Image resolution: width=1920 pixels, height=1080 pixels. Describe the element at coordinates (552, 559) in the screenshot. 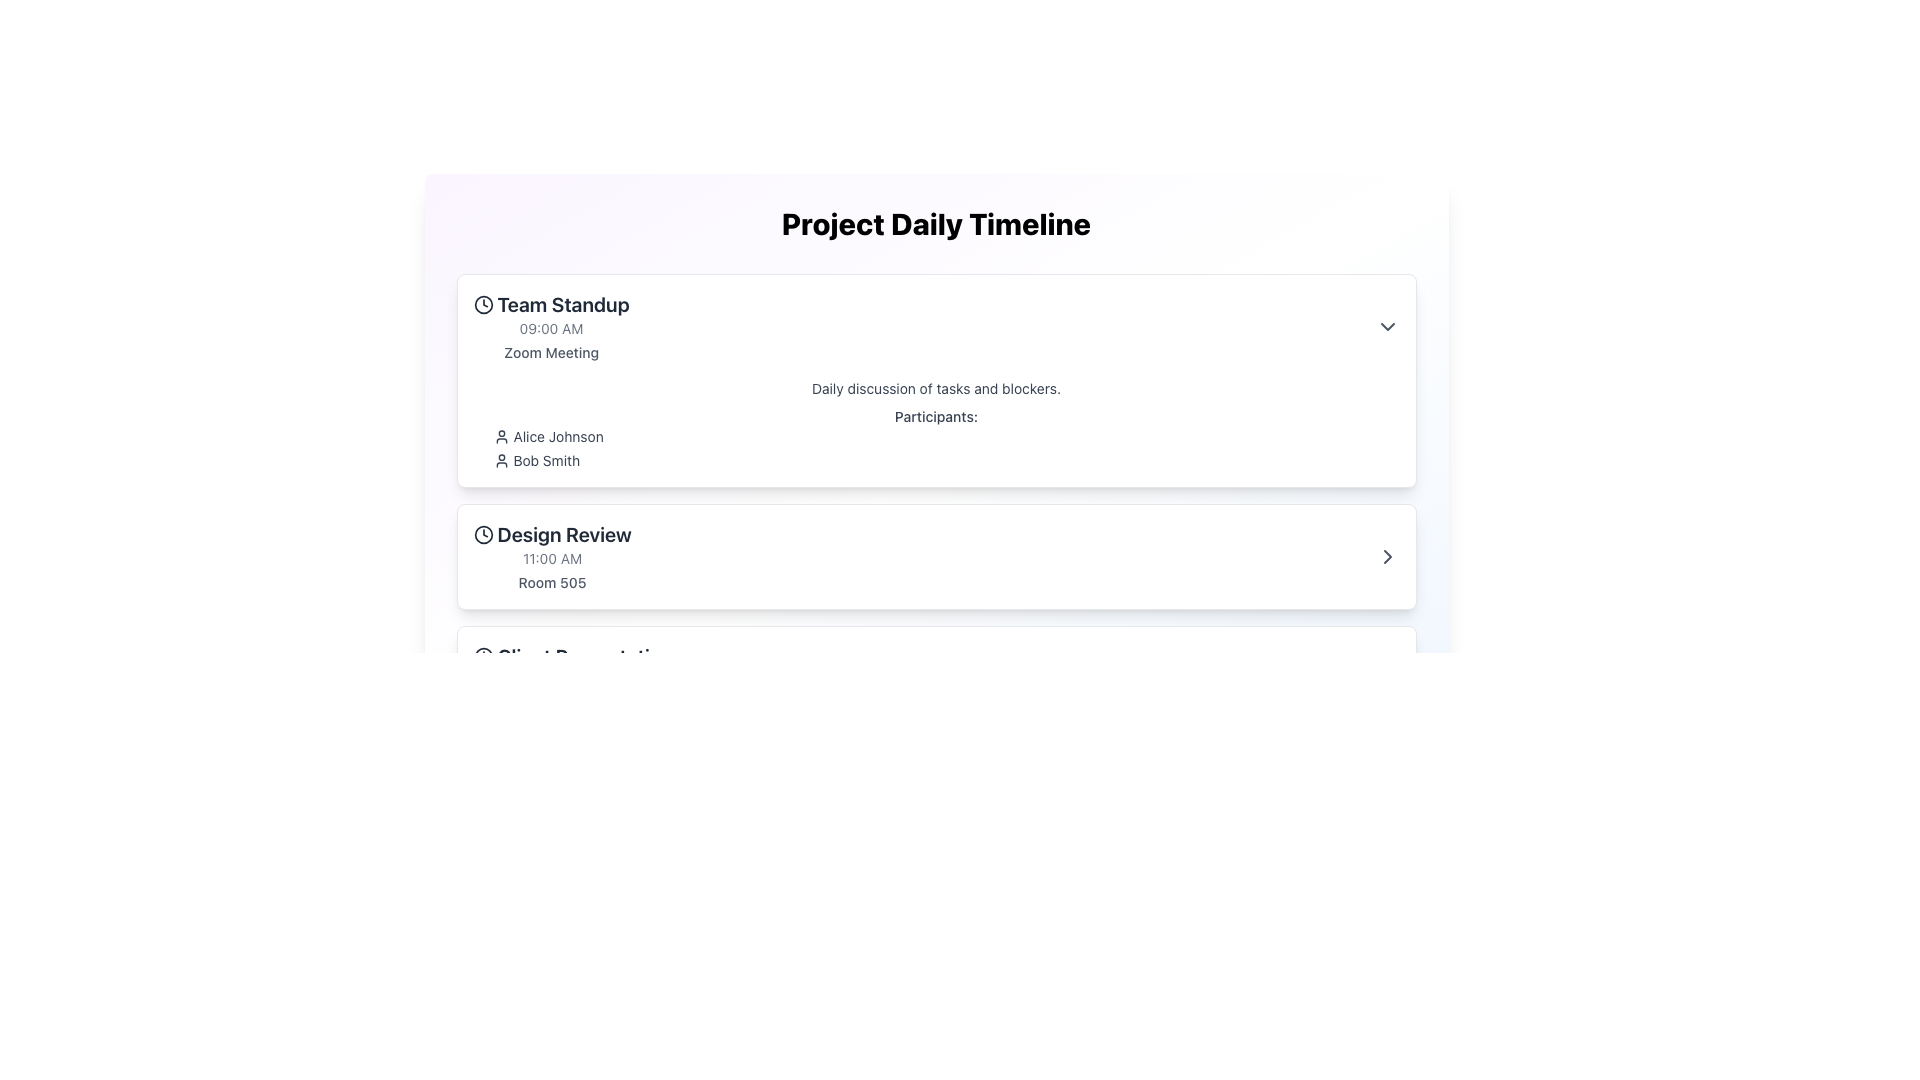

I see `the Text Label that specifies the time for the 'Design Review' meeting, which is positioned below the 'Design Review' text and above the 'Room 505' text` at that location.